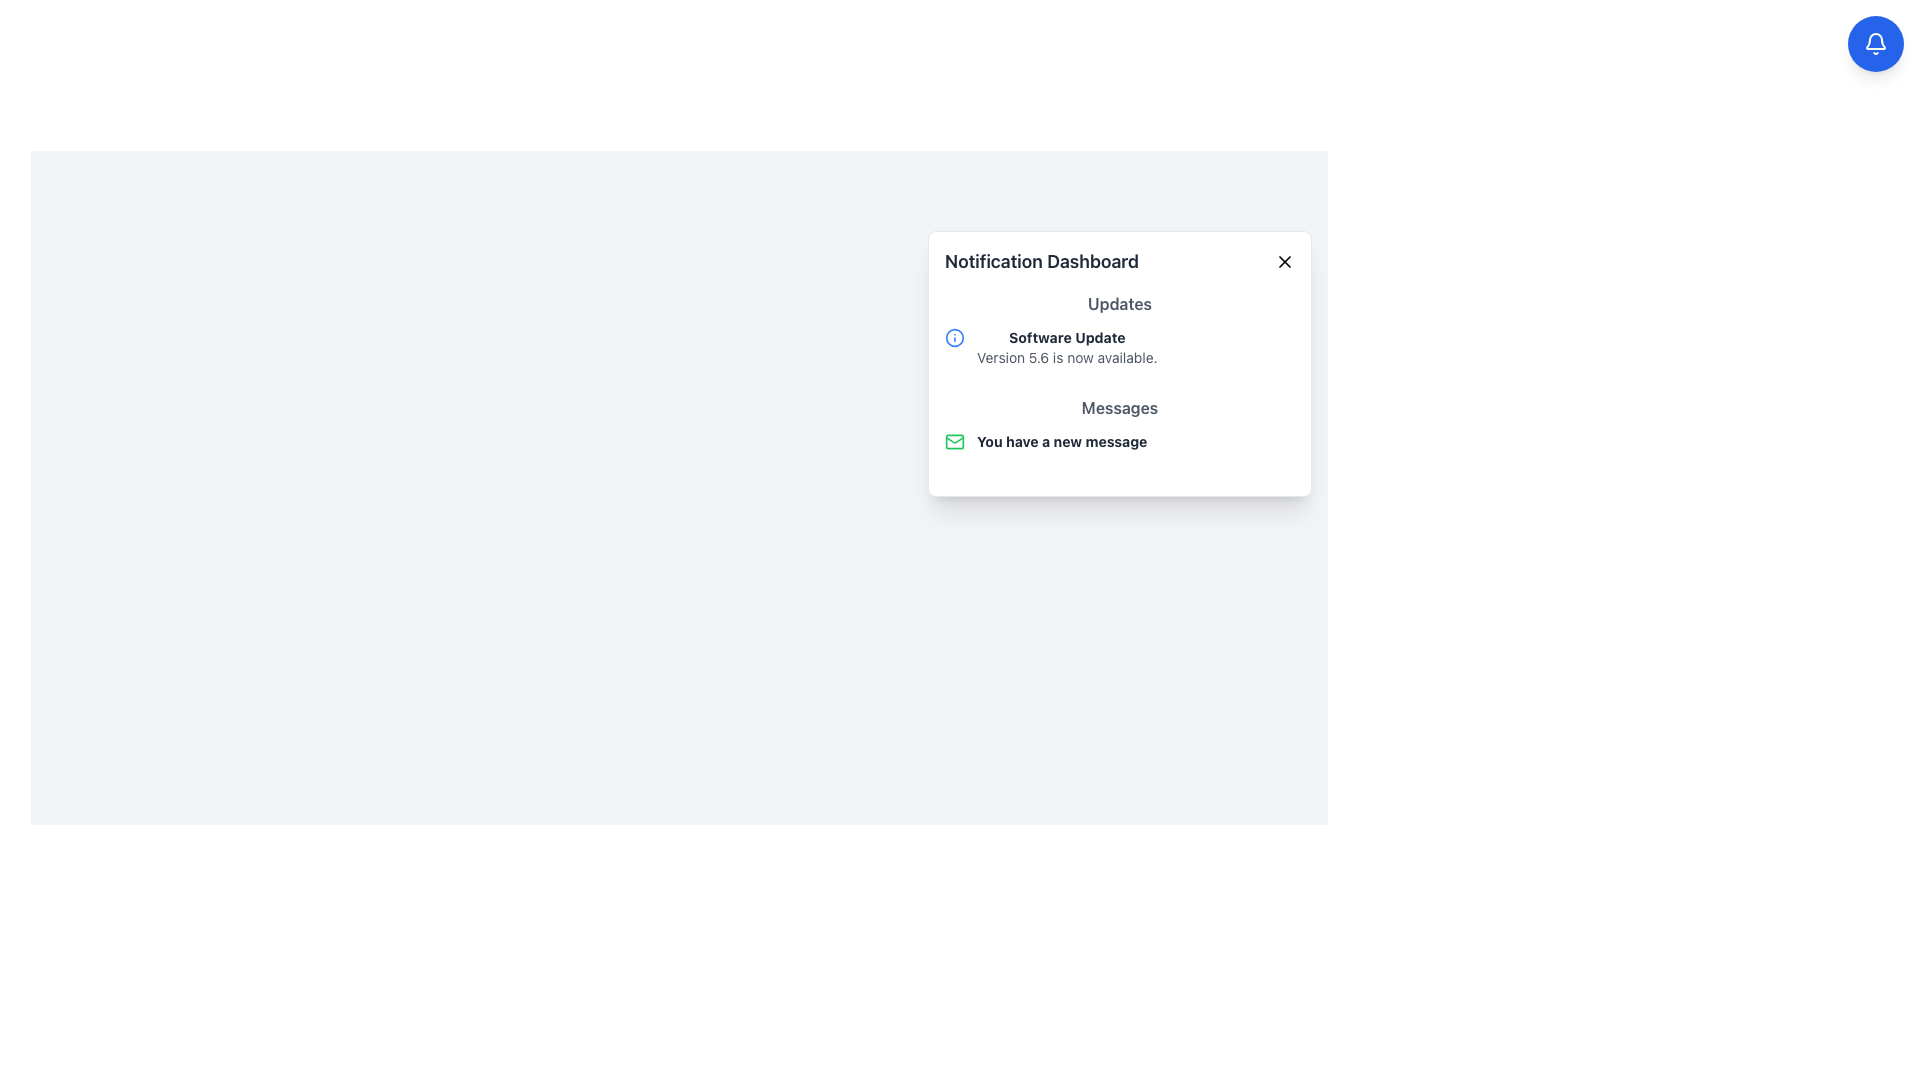 This screenshot has height=1080, width=1920. What do you see at coordinates (954, 441) in the screenshot?
I see `the green envelope icon located adjacent to the text 'You have a new message' in the notification popup` at bounding box center [954, 441].